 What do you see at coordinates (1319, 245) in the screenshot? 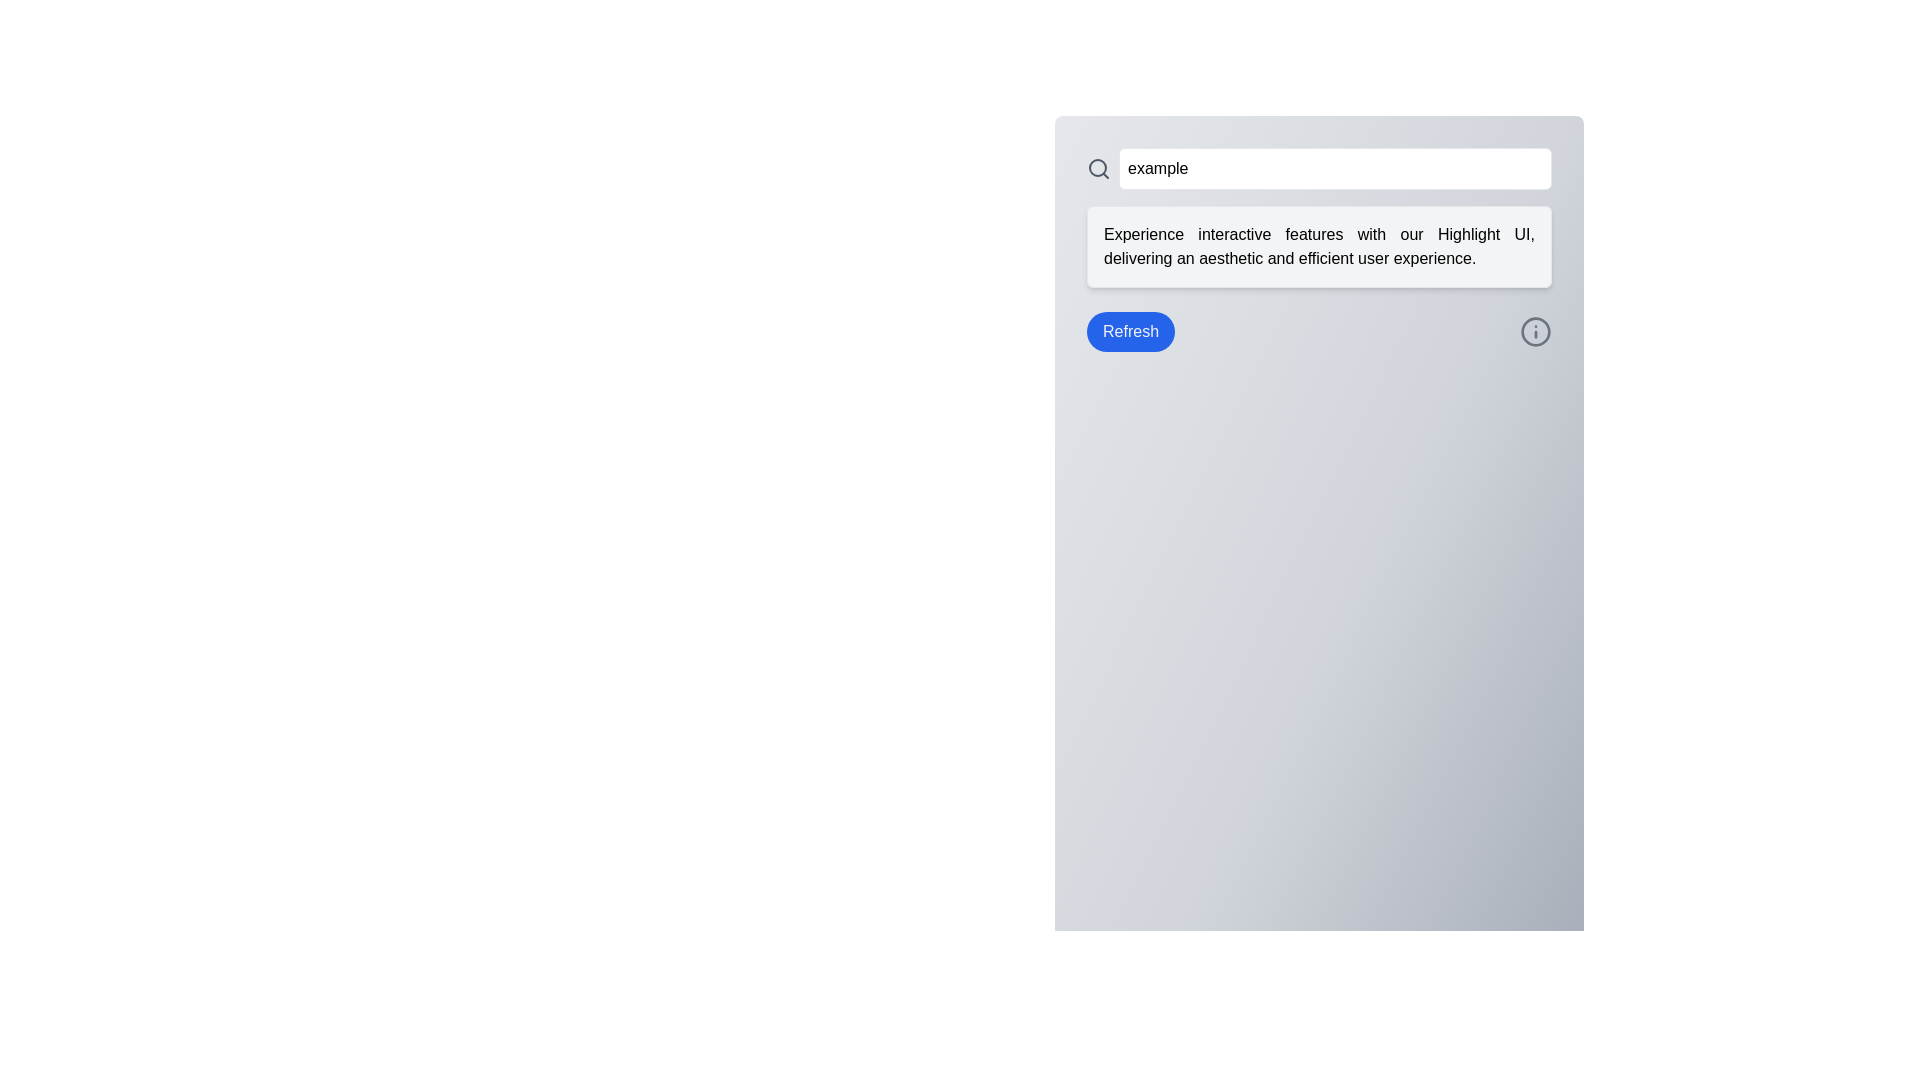
I see `the informational text block located below the search input field, aligned vertically with it, and positioned above the 'Refresh' button and the circular information icon` at bounding box center [1319, 245].